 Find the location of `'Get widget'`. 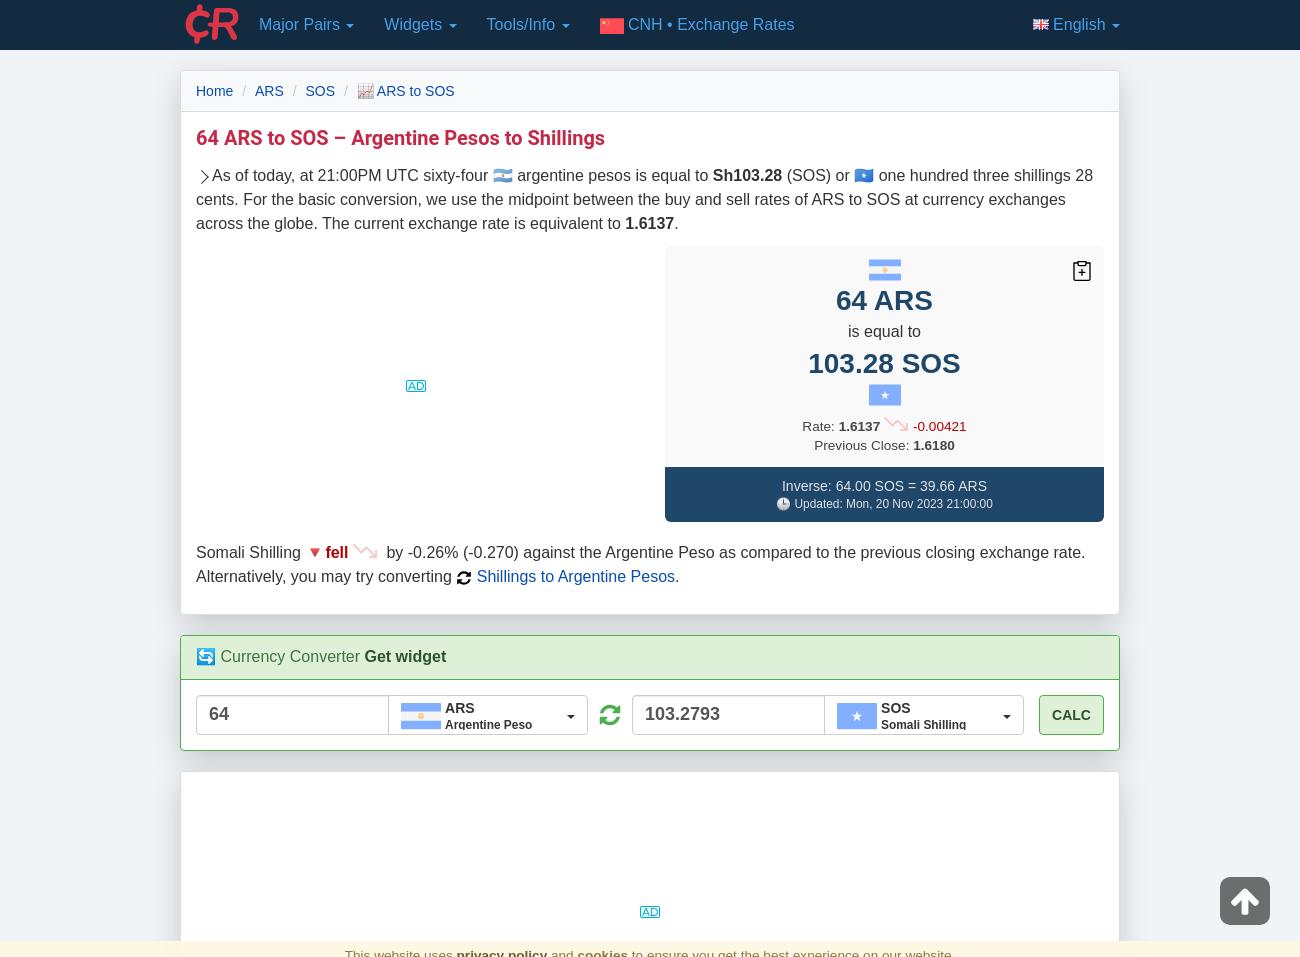

'Get widget' is located at coordinates (404, 655).